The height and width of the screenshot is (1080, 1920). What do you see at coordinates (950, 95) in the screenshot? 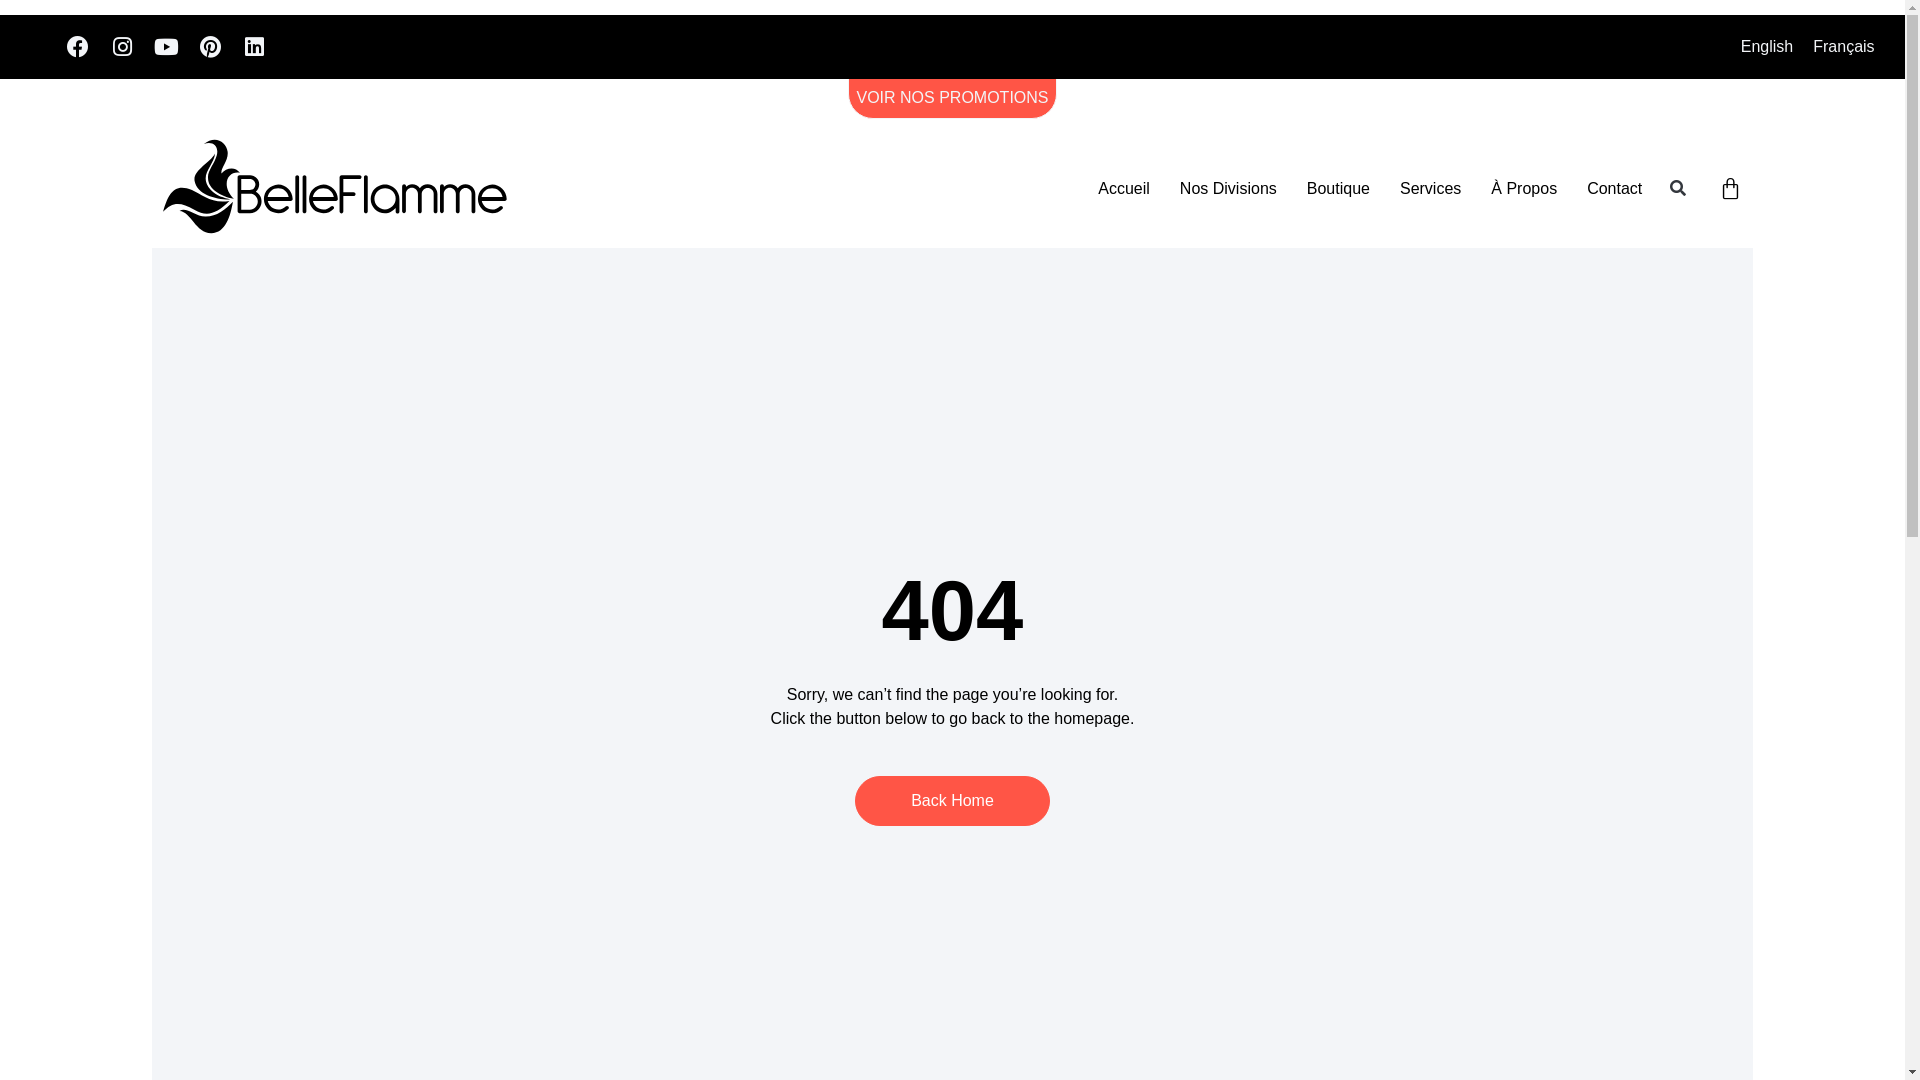
I see `'VOIR NOS PROMOTIONS'` at bounding box center [950, 95].